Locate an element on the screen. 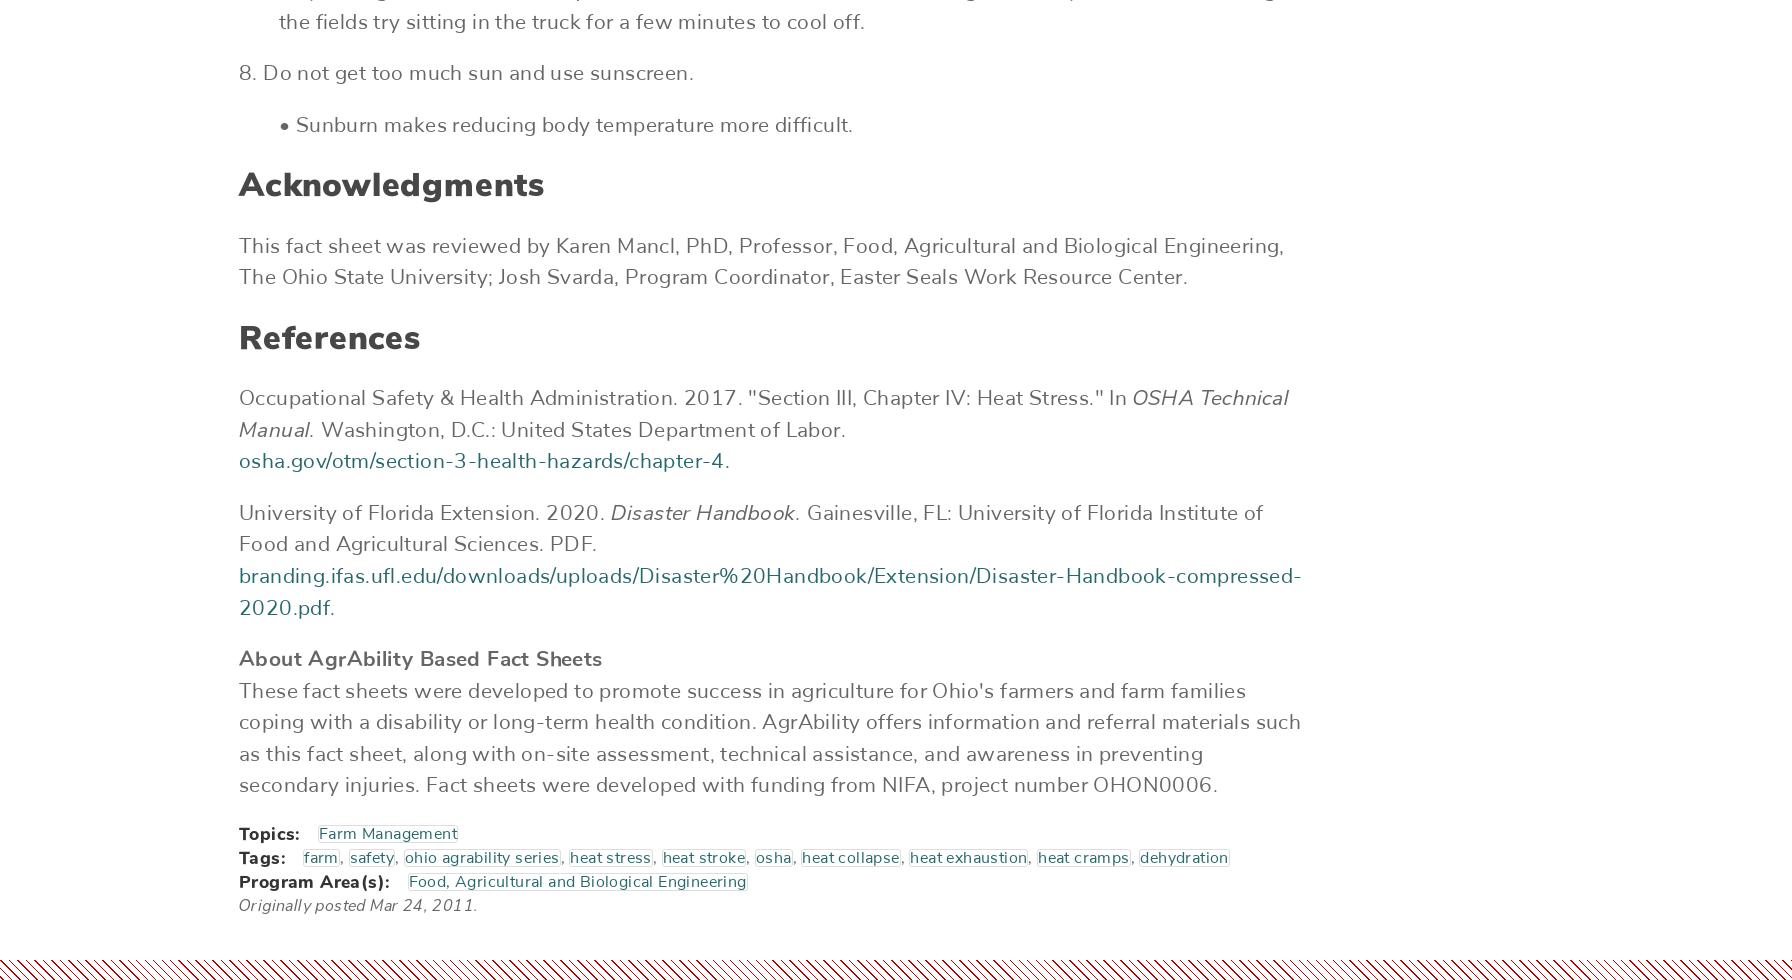 Image resolution: width=1792 pixels, height=980 pixels. 'Farm Management' is located at coordinates (387, 833).